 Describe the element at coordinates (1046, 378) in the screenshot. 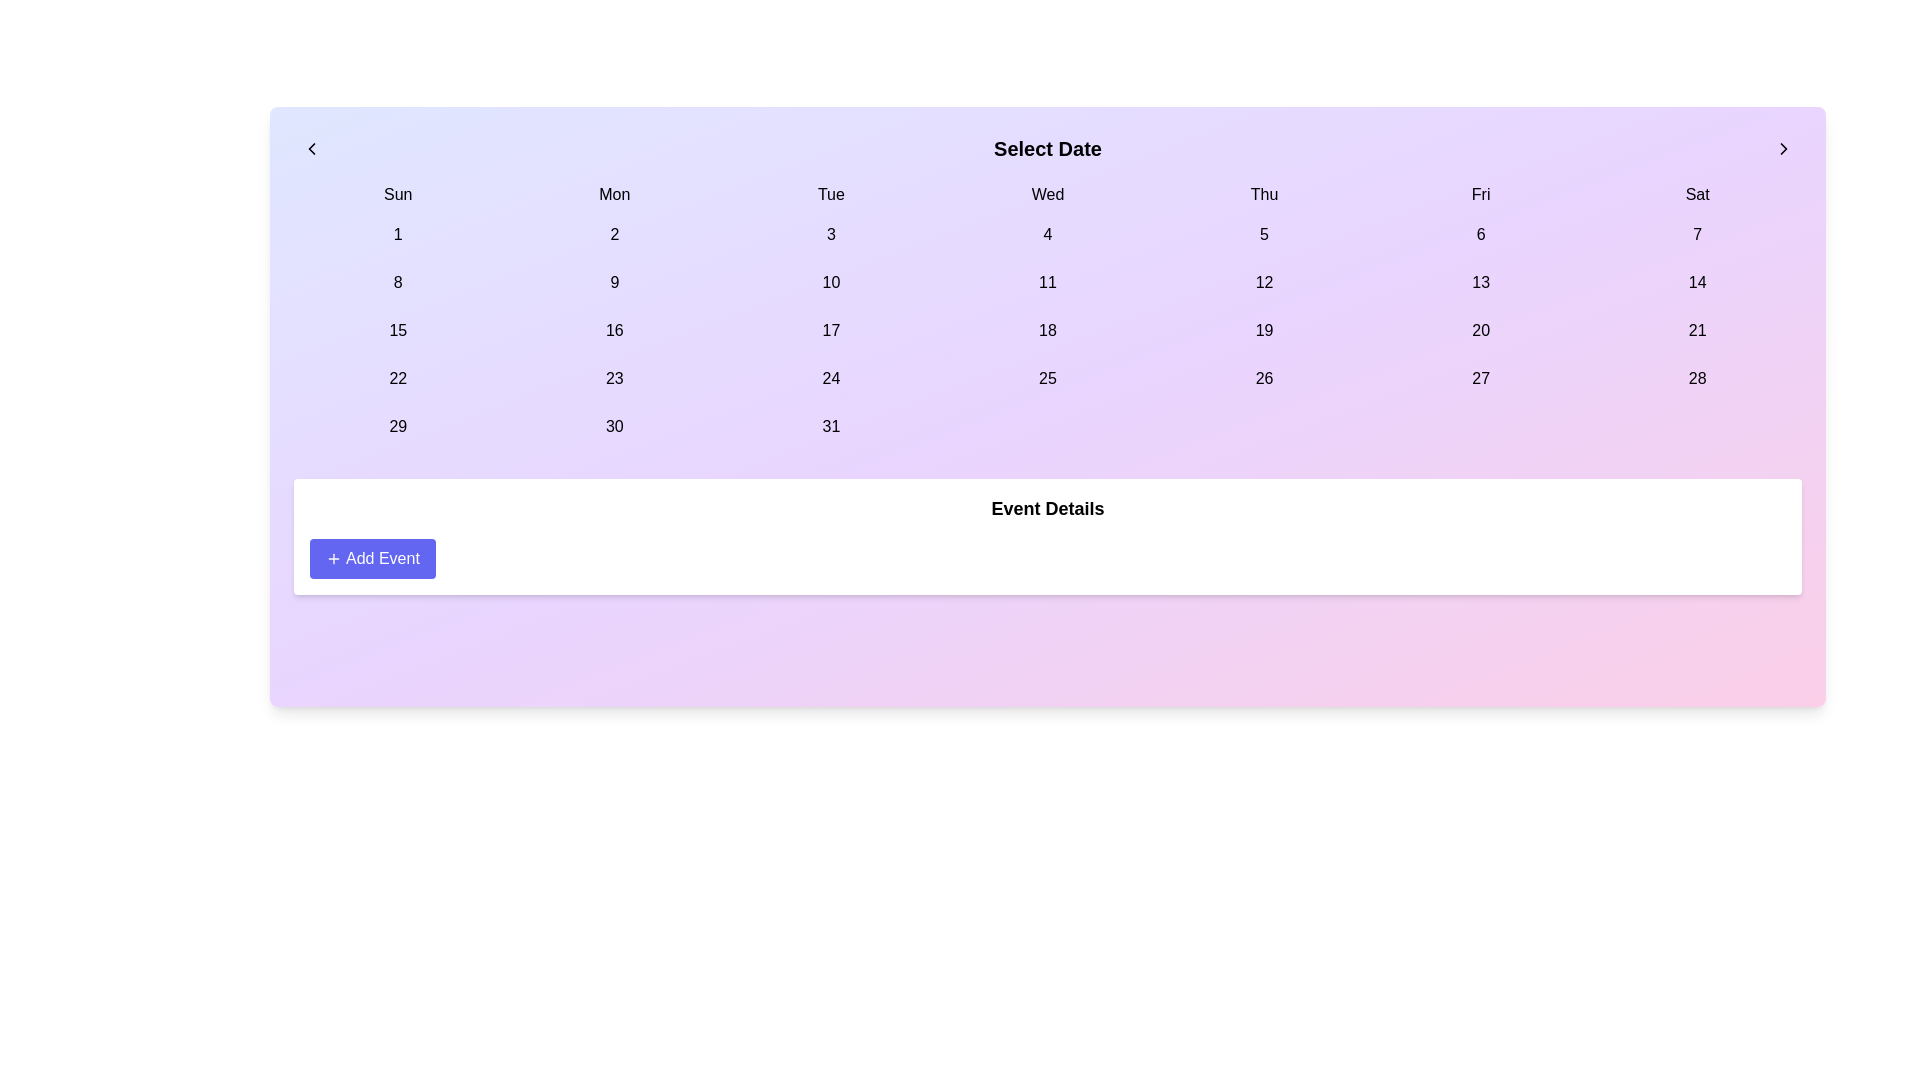

I see `the button labeled '25' located in the fourth column under the 'Wed' header in the fifth row of the calendar grid` at that location.